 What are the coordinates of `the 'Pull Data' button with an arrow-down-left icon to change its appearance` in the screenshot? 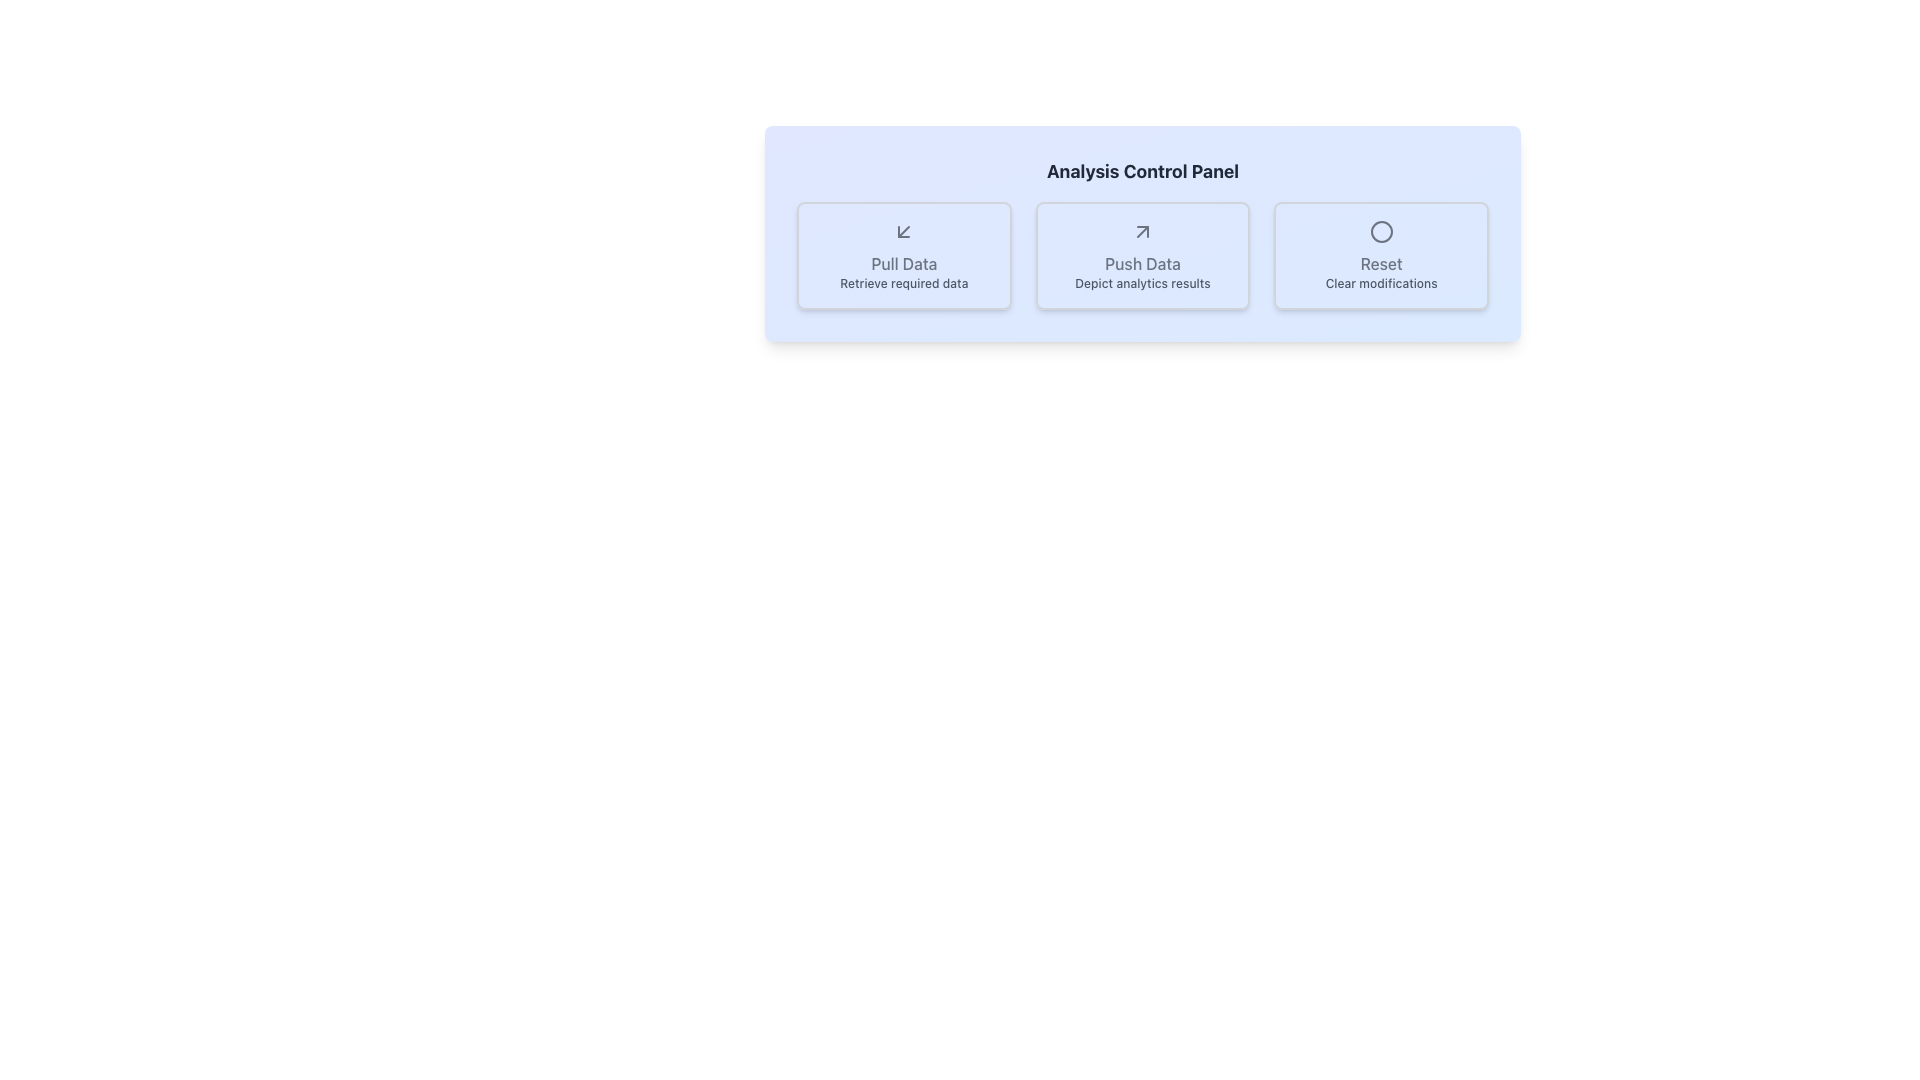 It's located at (903, 254).